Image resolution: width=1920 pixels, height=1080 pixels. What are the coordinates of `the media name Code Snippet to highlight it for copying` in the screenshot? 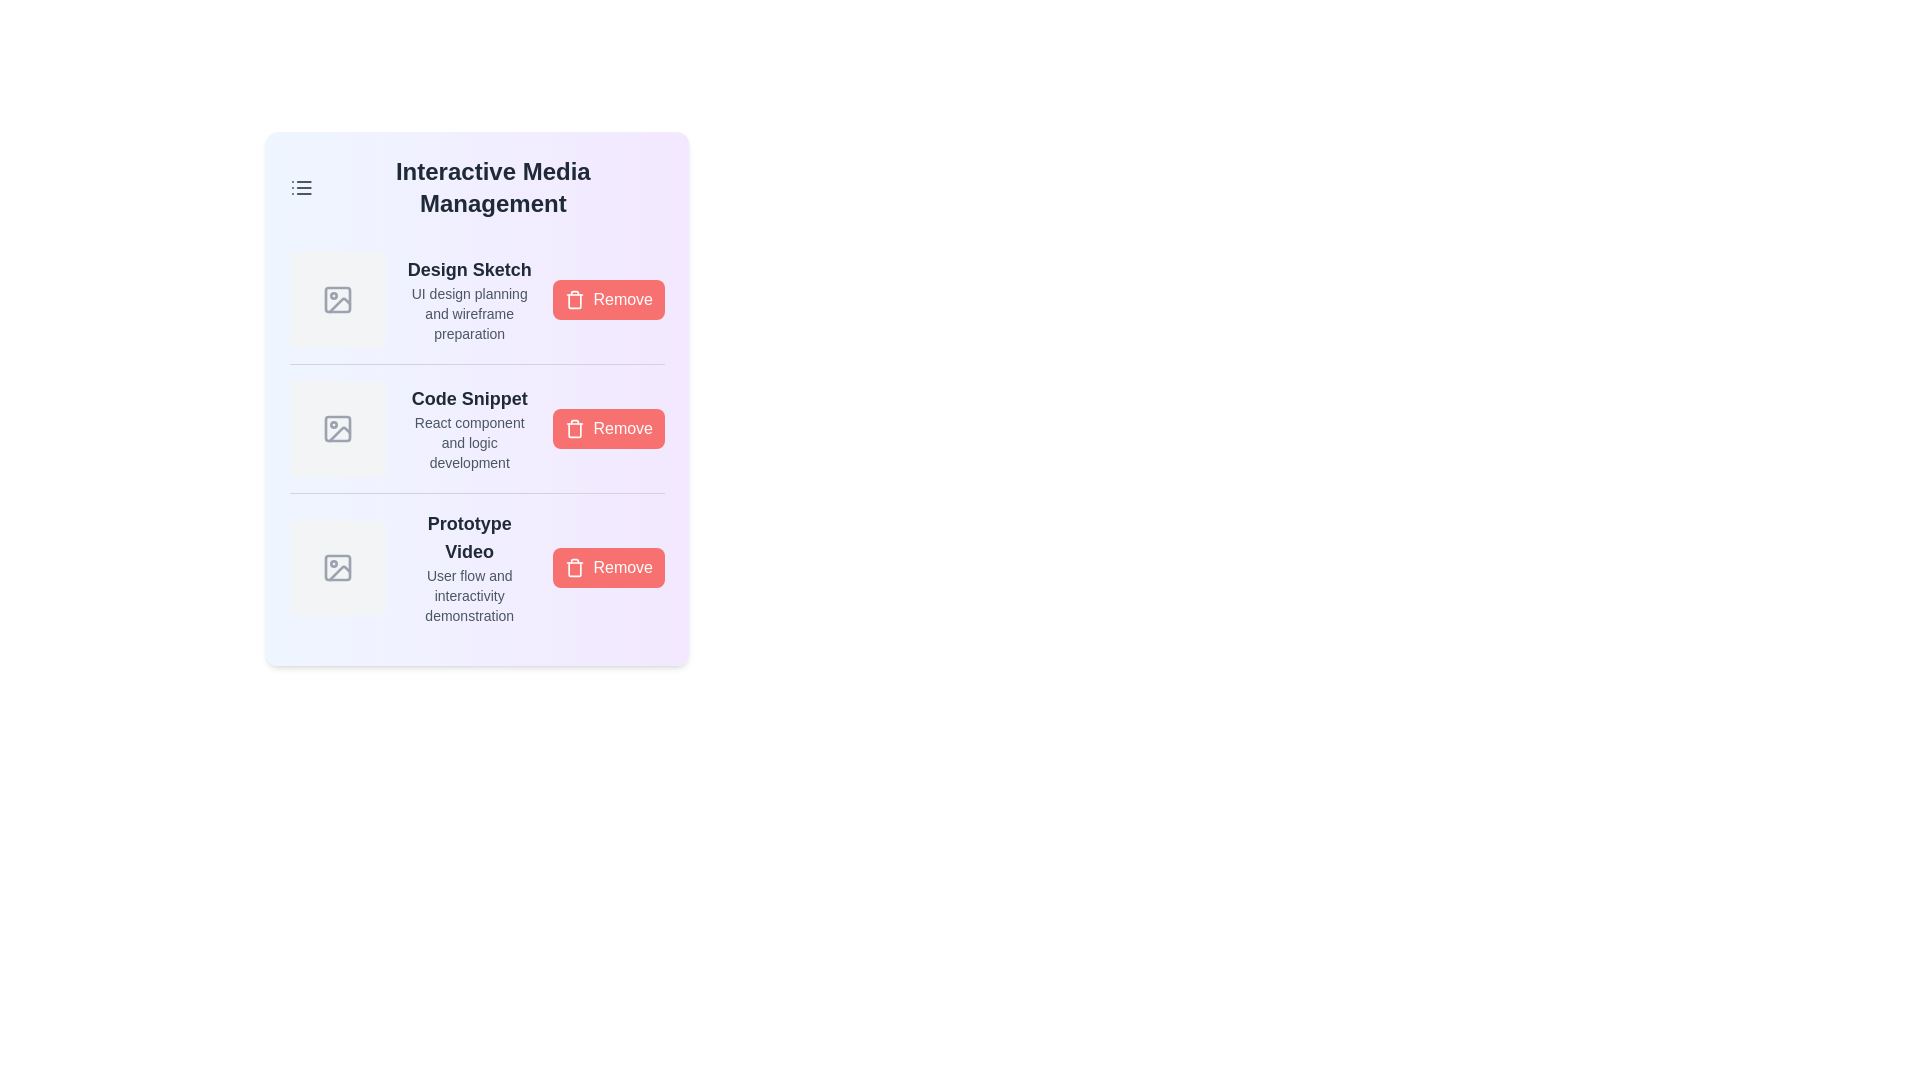 It's located at (468, 398).